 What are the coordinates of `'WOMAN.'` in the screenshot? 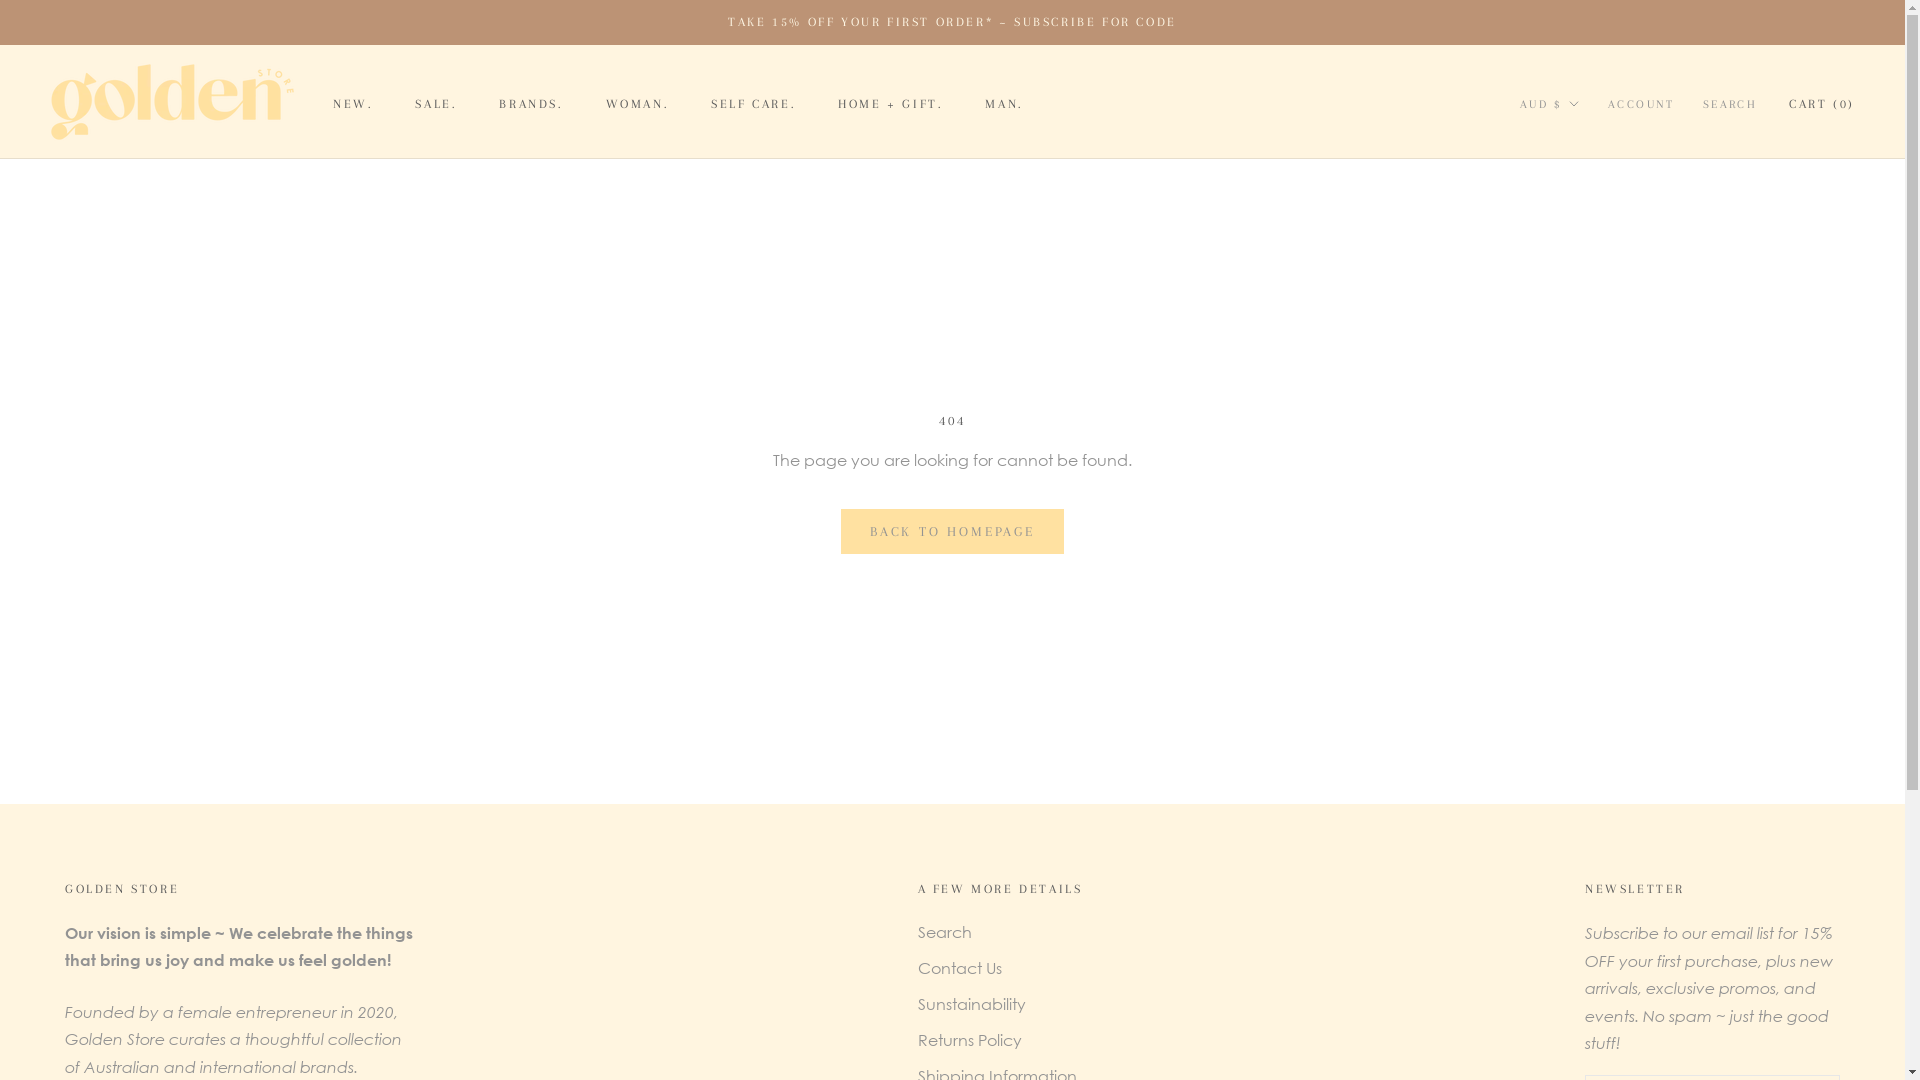 It's located at (637, 104).